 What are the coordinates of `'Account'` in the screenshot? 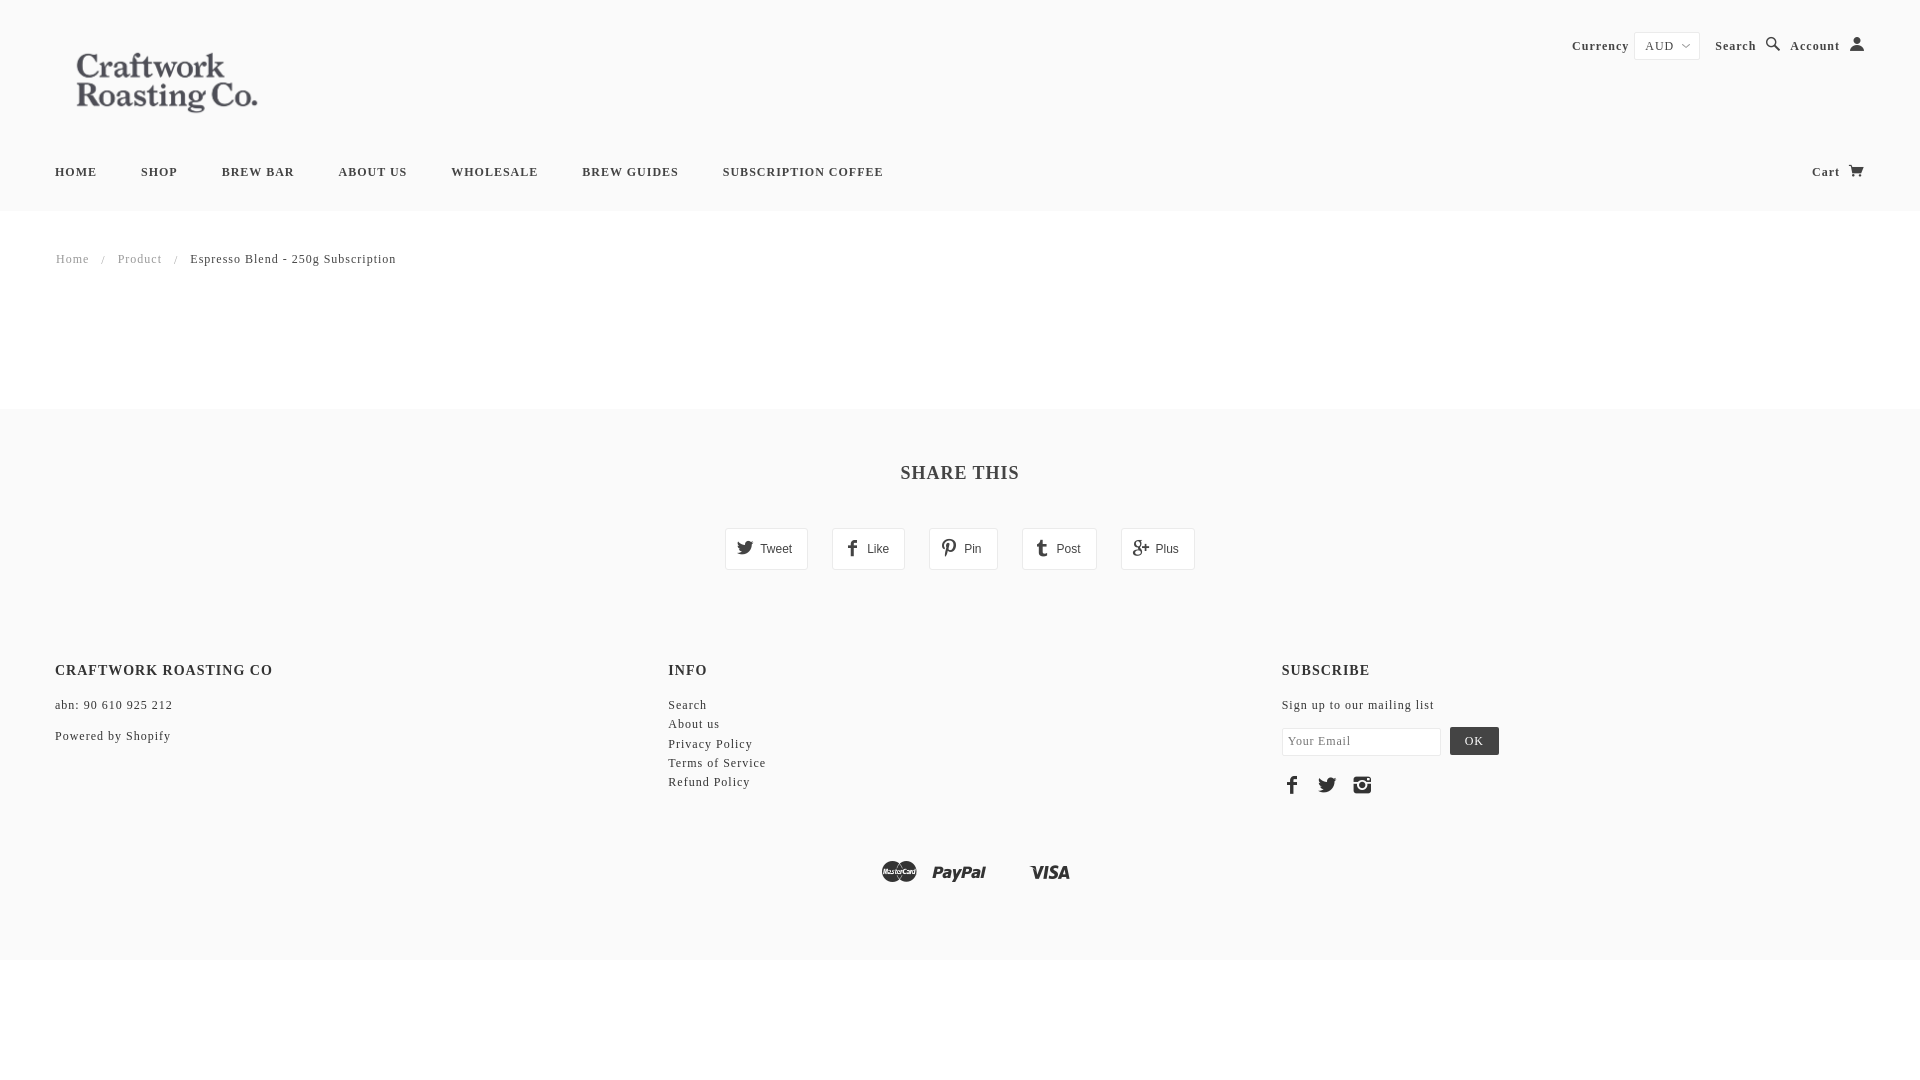 It's located at (1790, 45).